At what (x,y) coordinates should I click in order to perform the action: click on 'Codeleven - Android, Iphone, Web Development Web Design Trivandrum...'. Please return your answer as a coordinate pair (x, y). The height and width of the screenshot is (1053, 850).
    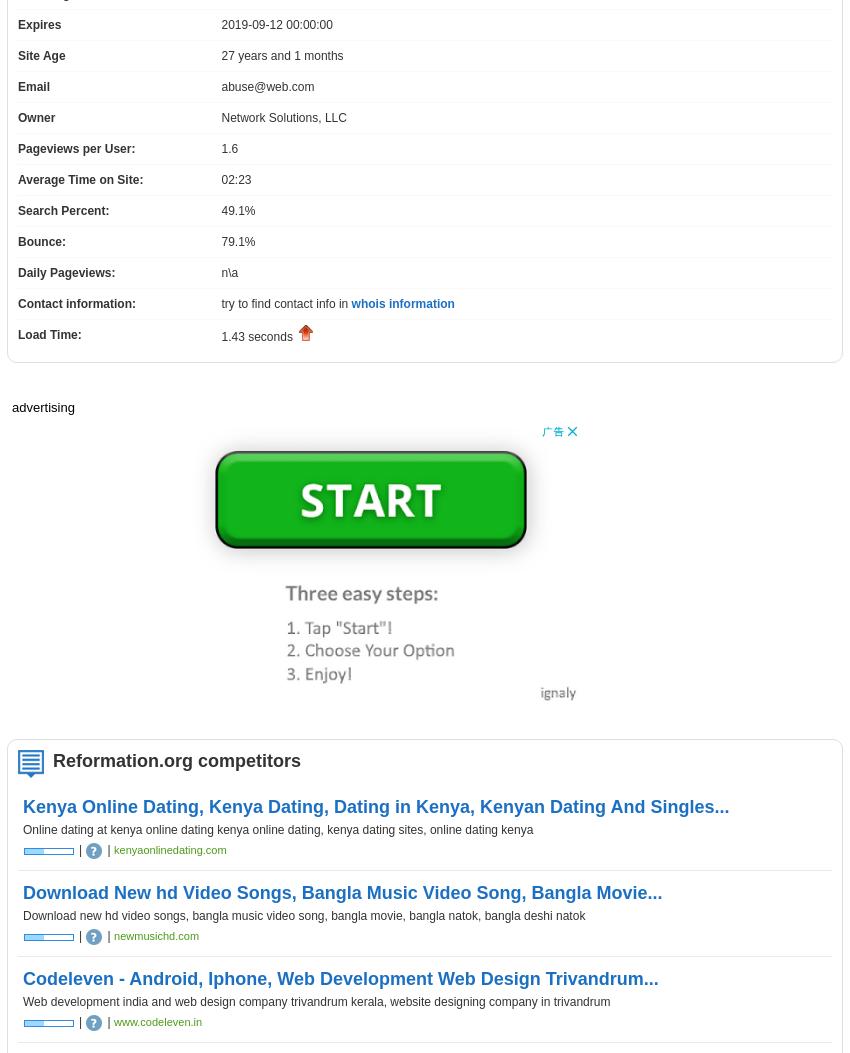
    Looking at the image, I should click on (340, 978).